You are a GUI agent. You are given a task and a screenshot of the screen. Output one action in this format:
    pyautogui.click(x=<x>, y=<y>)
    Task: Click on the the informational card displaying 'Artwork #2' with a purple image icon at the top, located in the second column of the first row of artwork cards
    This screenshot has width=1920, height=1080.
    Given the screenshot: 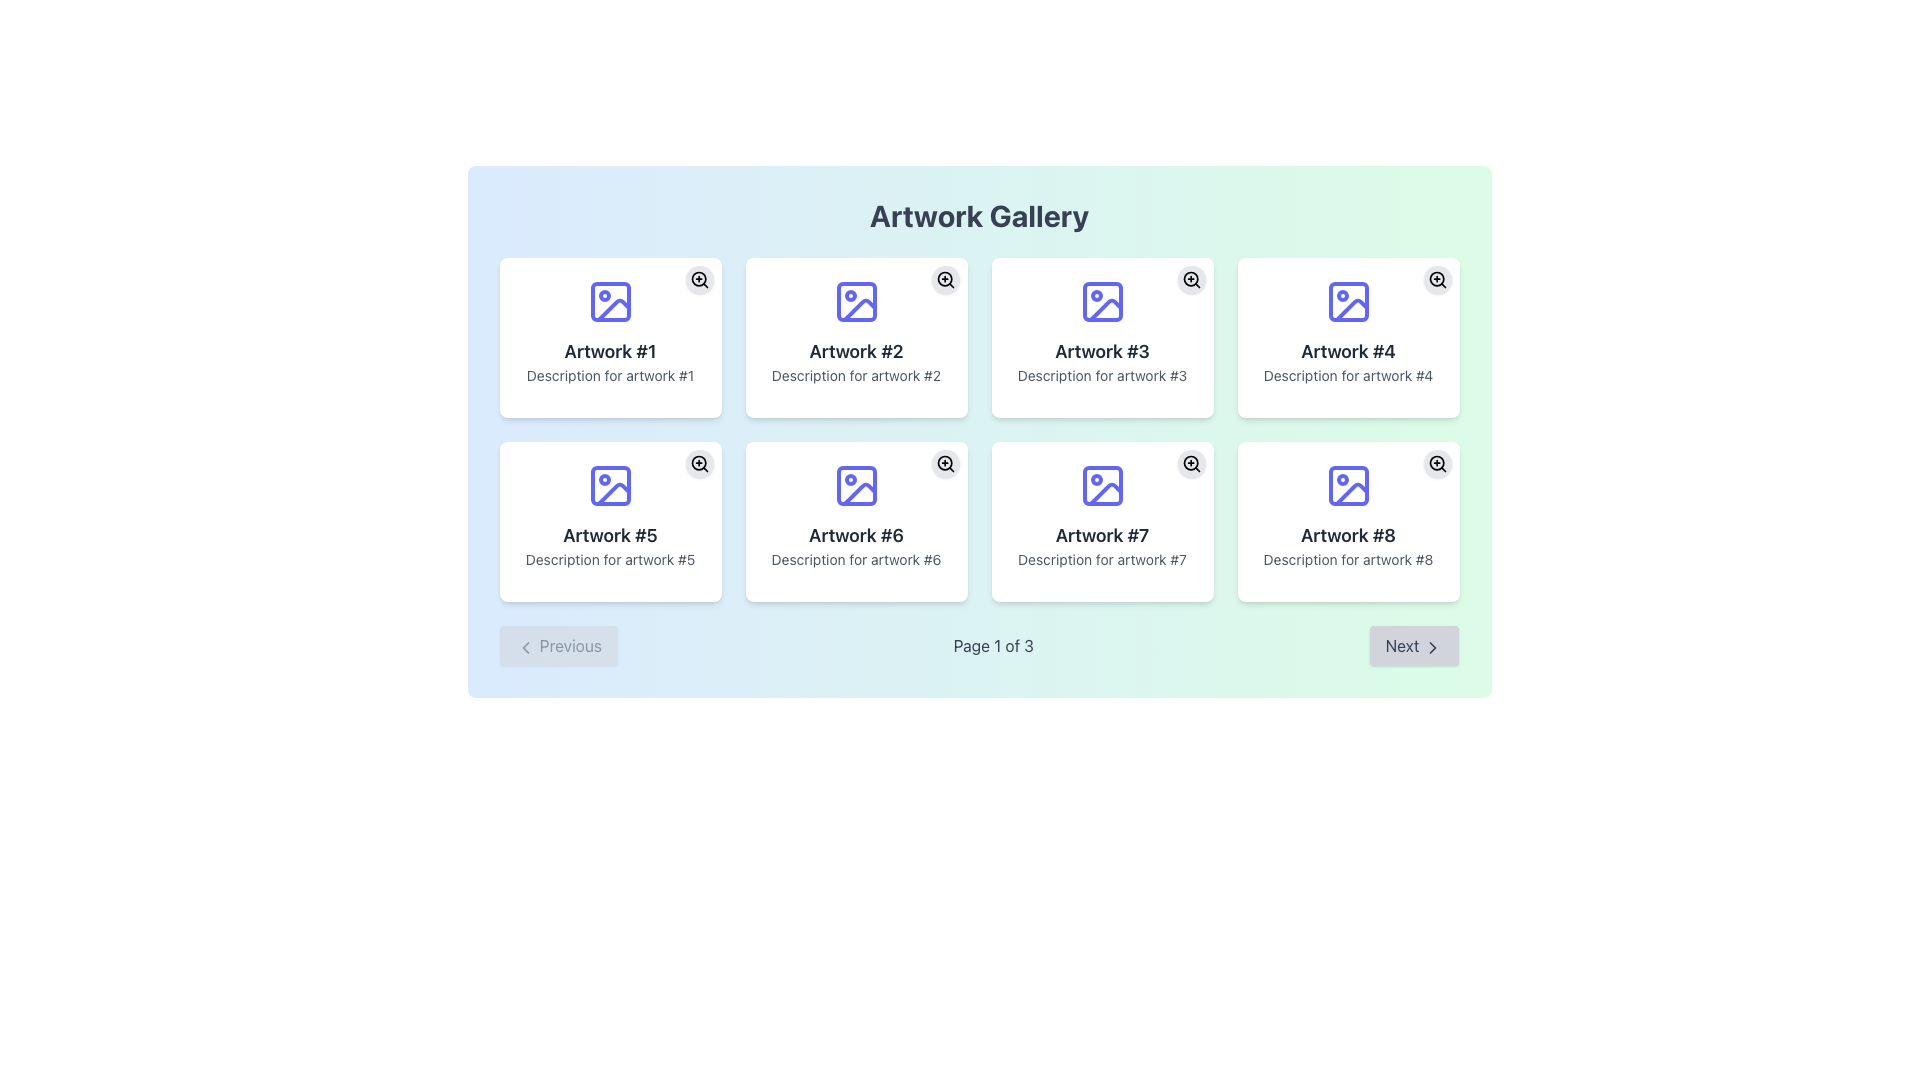 What is the action you would take?
    pyautogui.click(x=856, y=337)
    